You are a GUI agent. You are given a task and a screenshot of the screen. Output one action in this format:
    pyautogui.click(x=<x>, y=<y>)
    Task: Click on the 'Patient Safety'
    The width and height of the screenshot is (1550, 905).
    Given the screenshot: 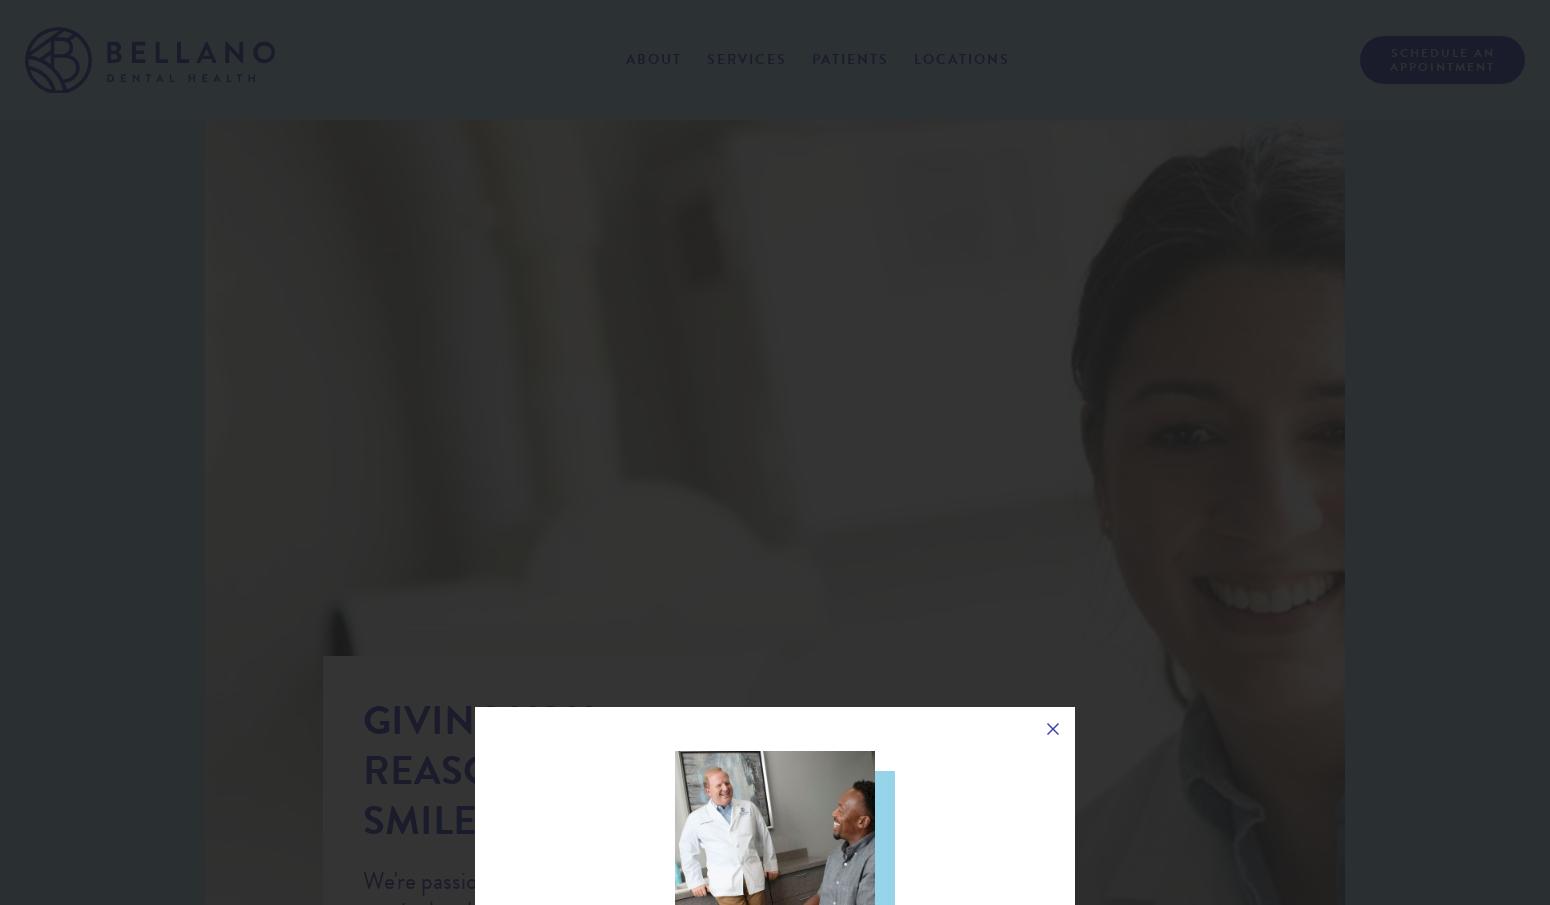 What is the action you would take?
    pyautogui.click(x=689, y=132)
    